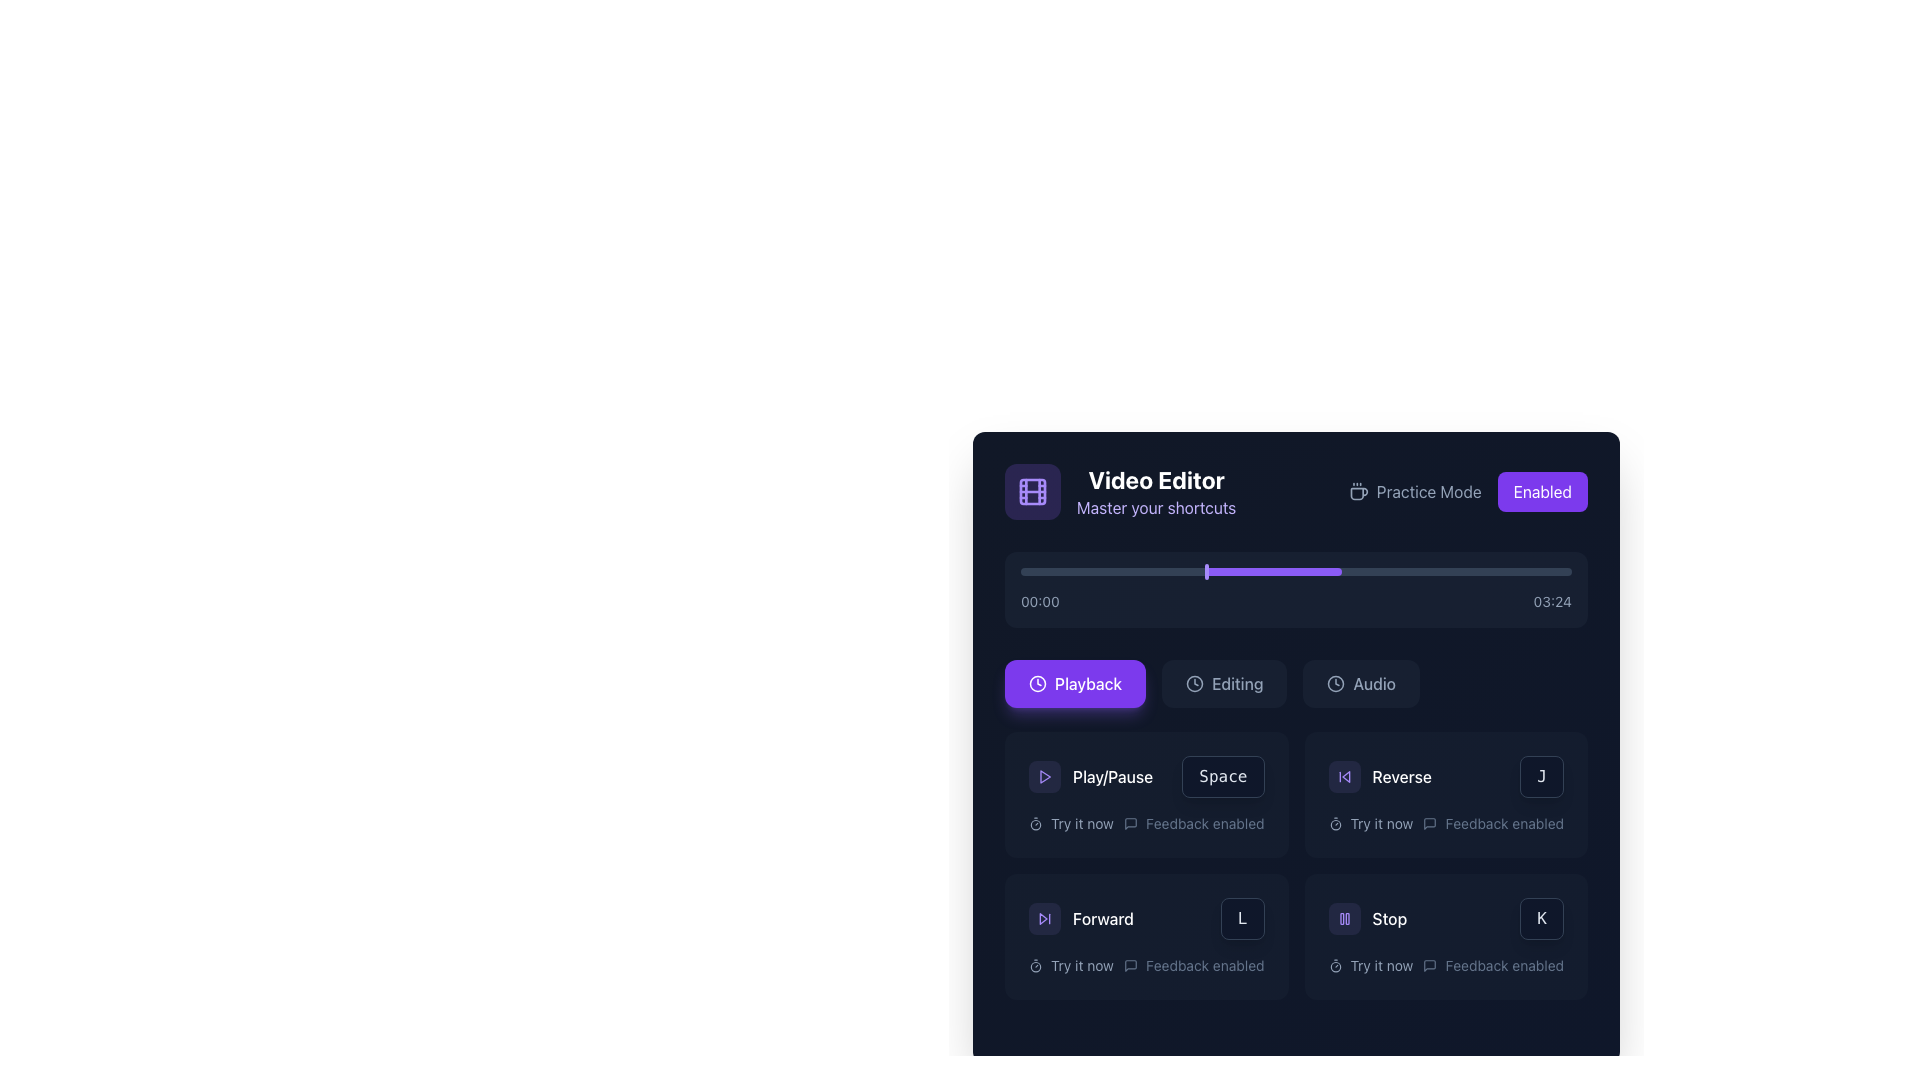 The width and height of the screenshot is (1920, 1080). Describe the element at coordinates (1222, 775) in the screenshot. I see `the static text label displaying 'Space' styled in white on a dark blue background, located to the right of the 'Play/Pause' label in the playback controls section` at that location.